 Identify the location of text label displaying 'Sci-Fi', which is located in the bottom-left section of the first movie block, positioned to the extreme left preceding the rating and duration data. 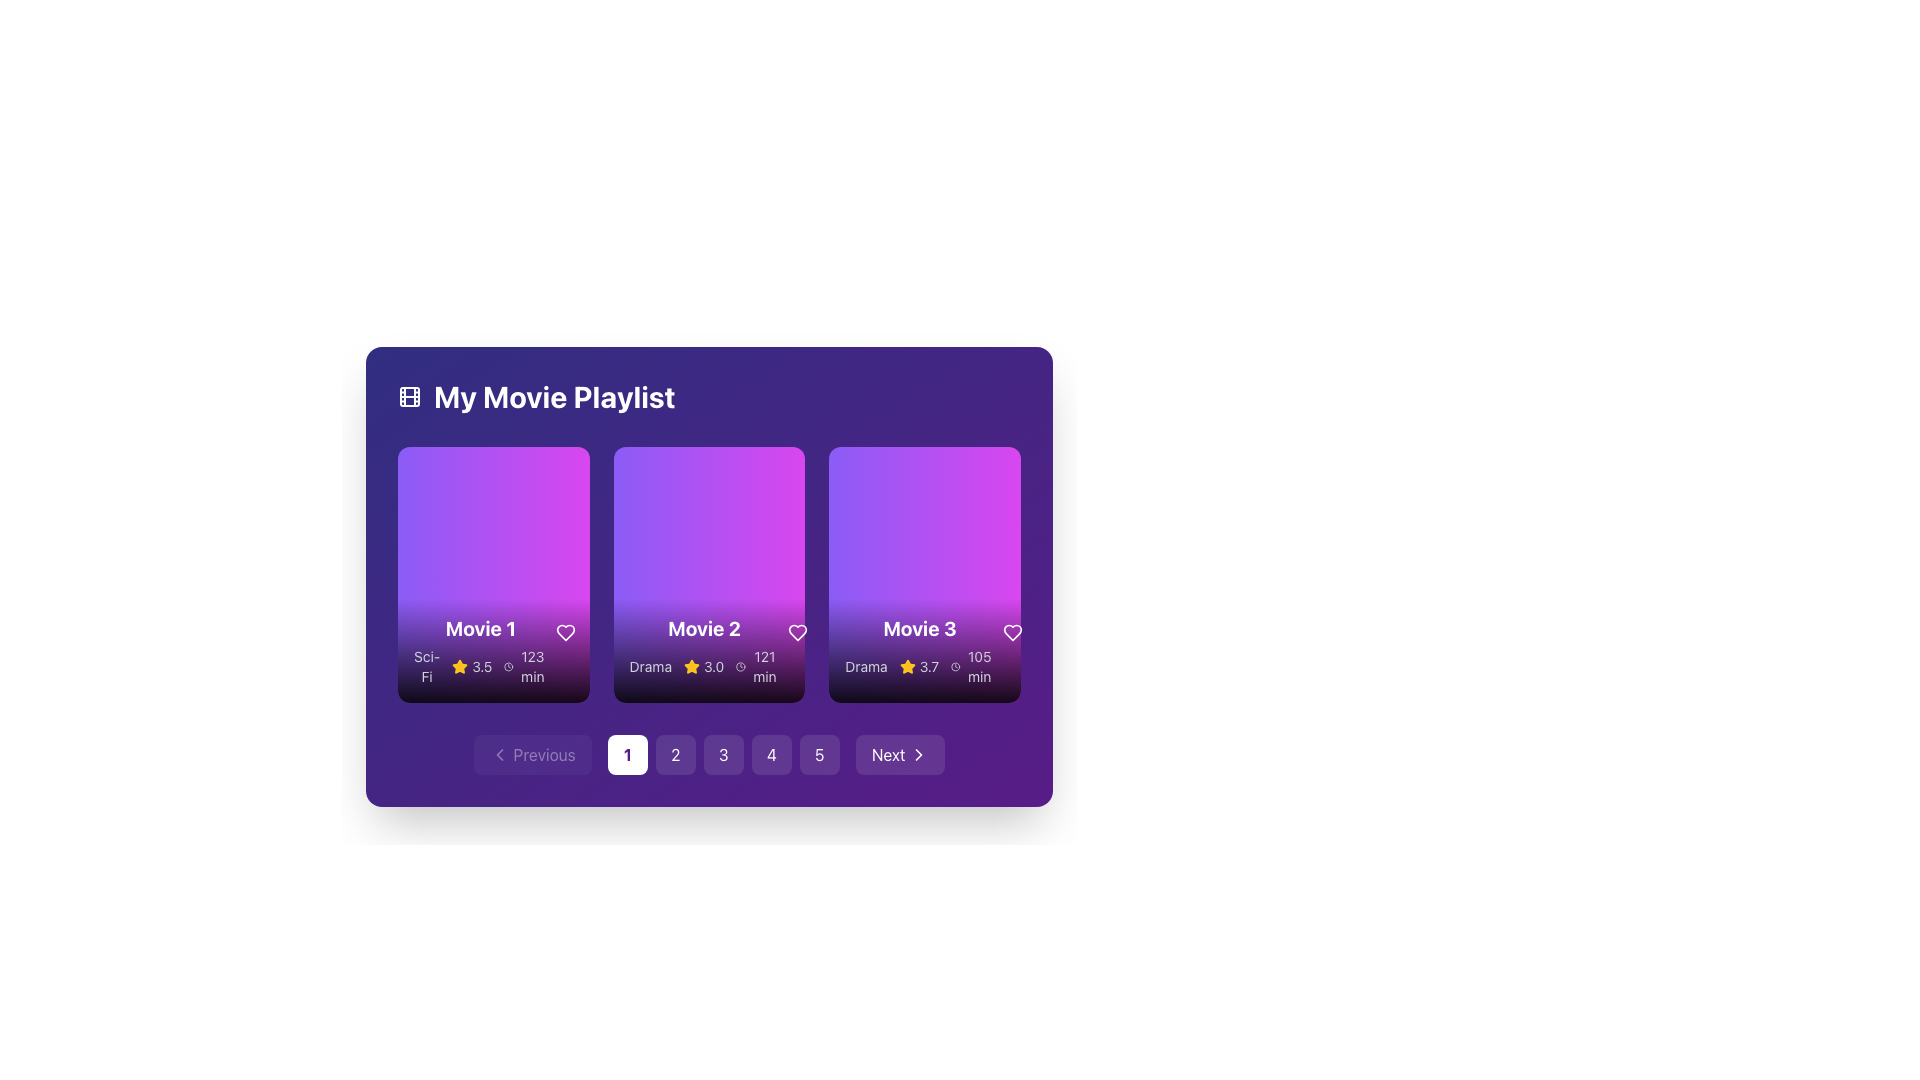
(426, 667).